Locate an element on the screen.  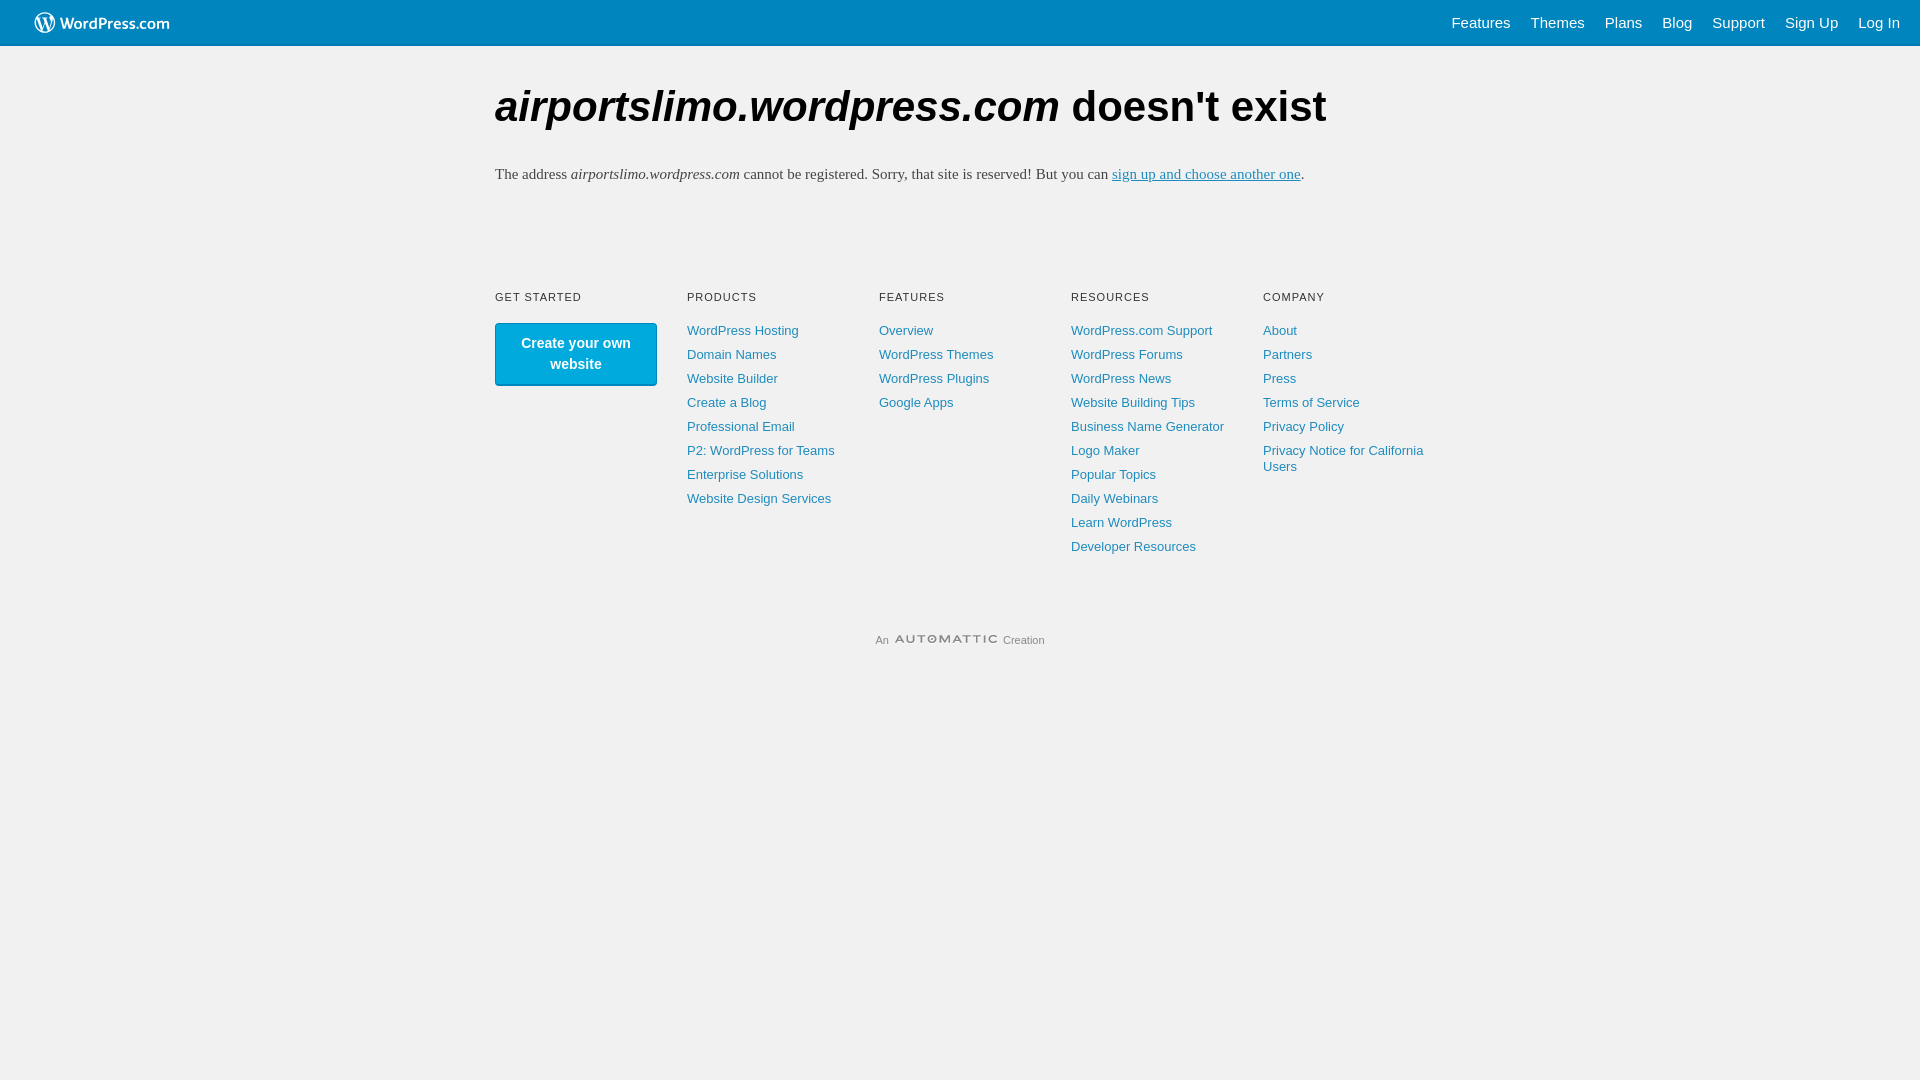
'Privacy Policy' is located at coordinates (1303, 425).